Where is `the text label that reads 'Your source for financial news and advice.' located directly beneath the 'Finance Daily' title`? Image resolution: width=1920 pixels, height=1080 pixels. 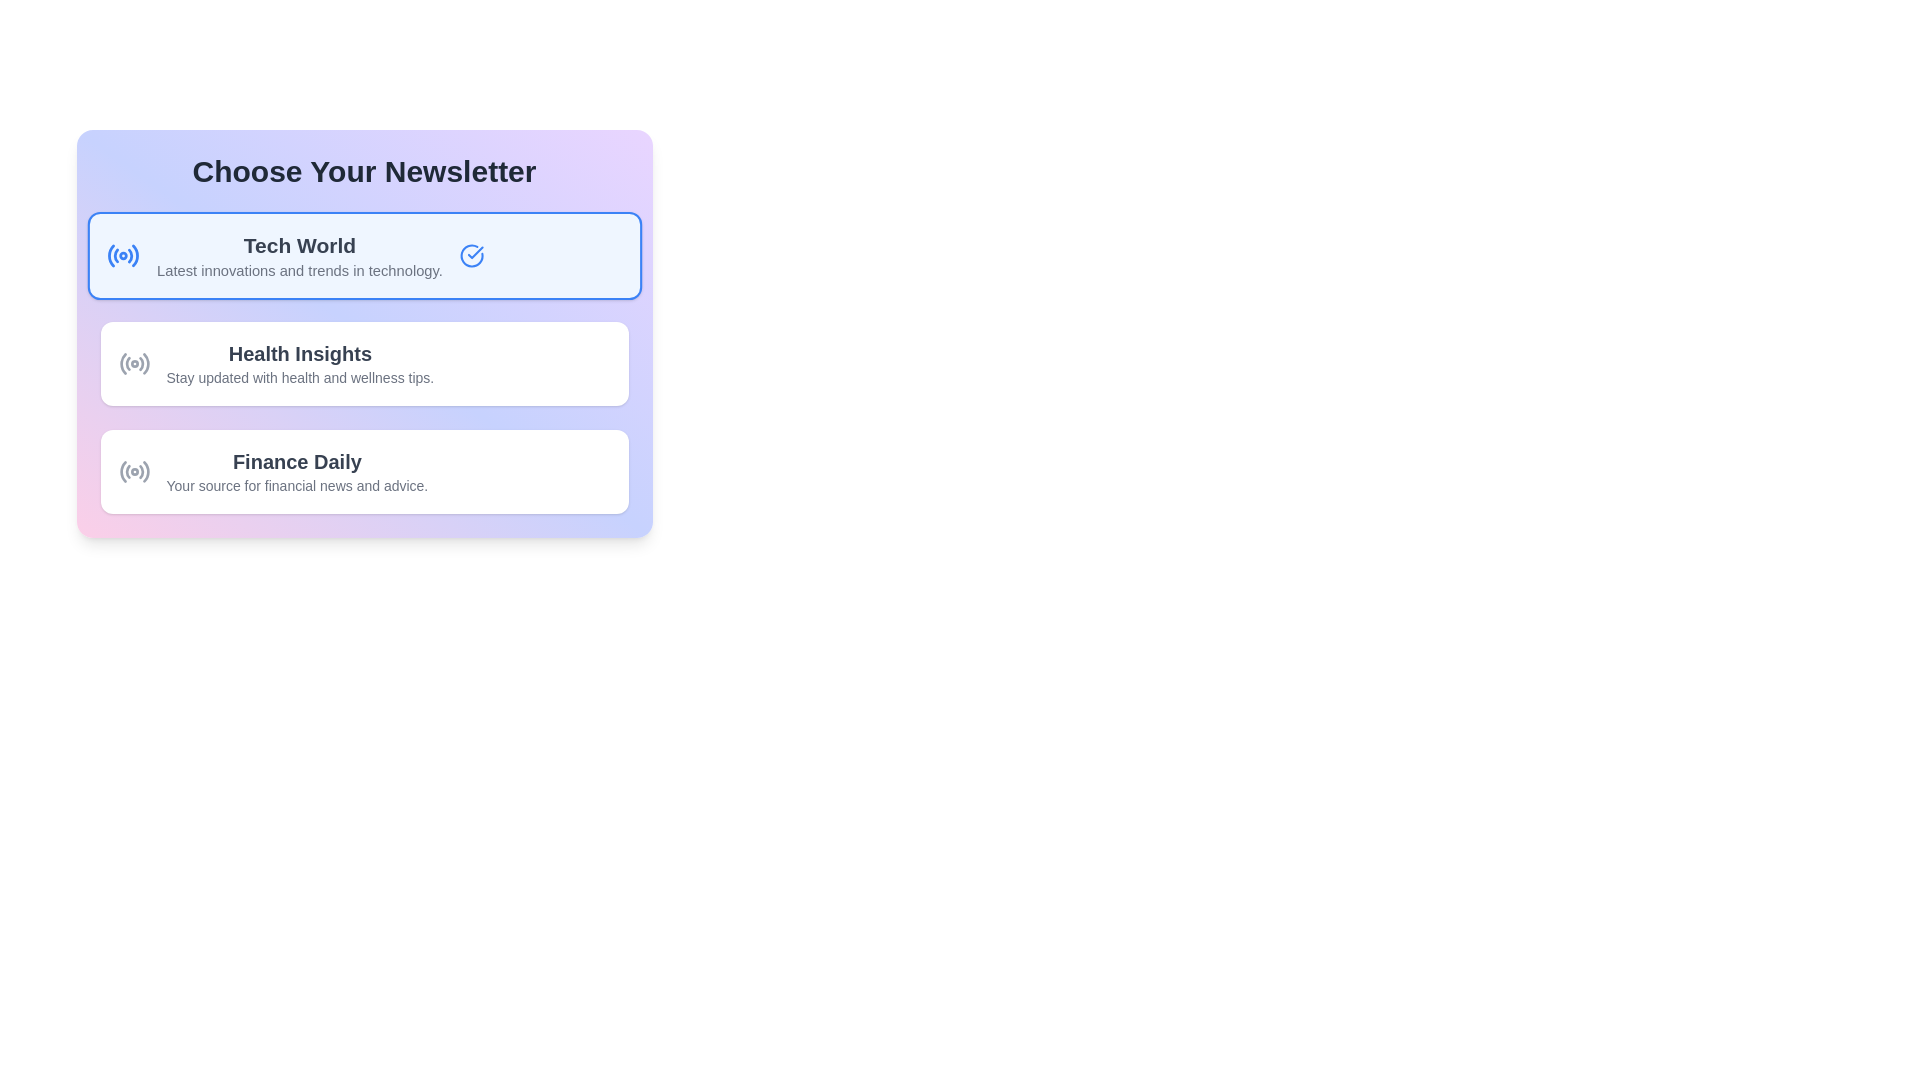 the text label that reads 'Your source for financial news and advice.' located directly beneath the 'Finance Daily' title is located at coordinates (296, 486).